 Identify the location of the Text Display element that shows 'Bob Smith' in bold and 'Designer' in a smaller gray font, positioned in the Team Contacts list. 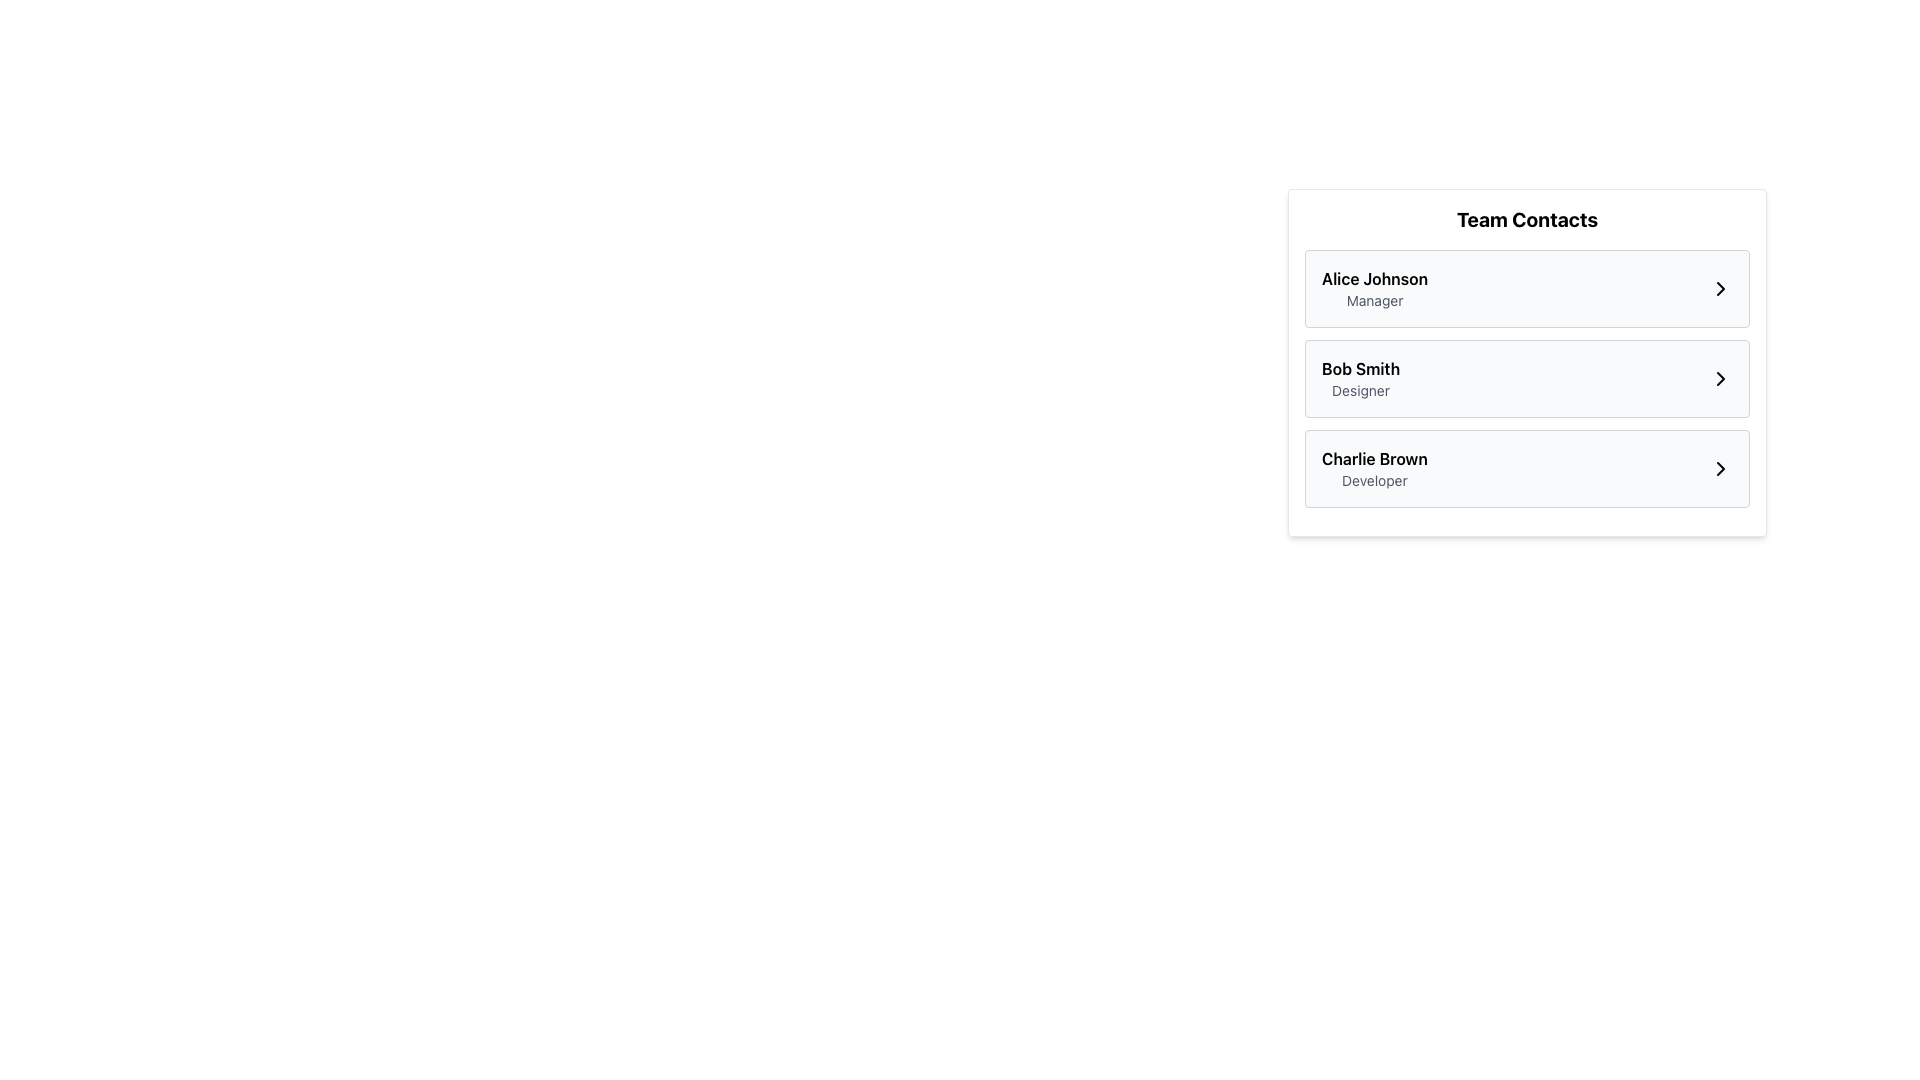
(1360, 378).